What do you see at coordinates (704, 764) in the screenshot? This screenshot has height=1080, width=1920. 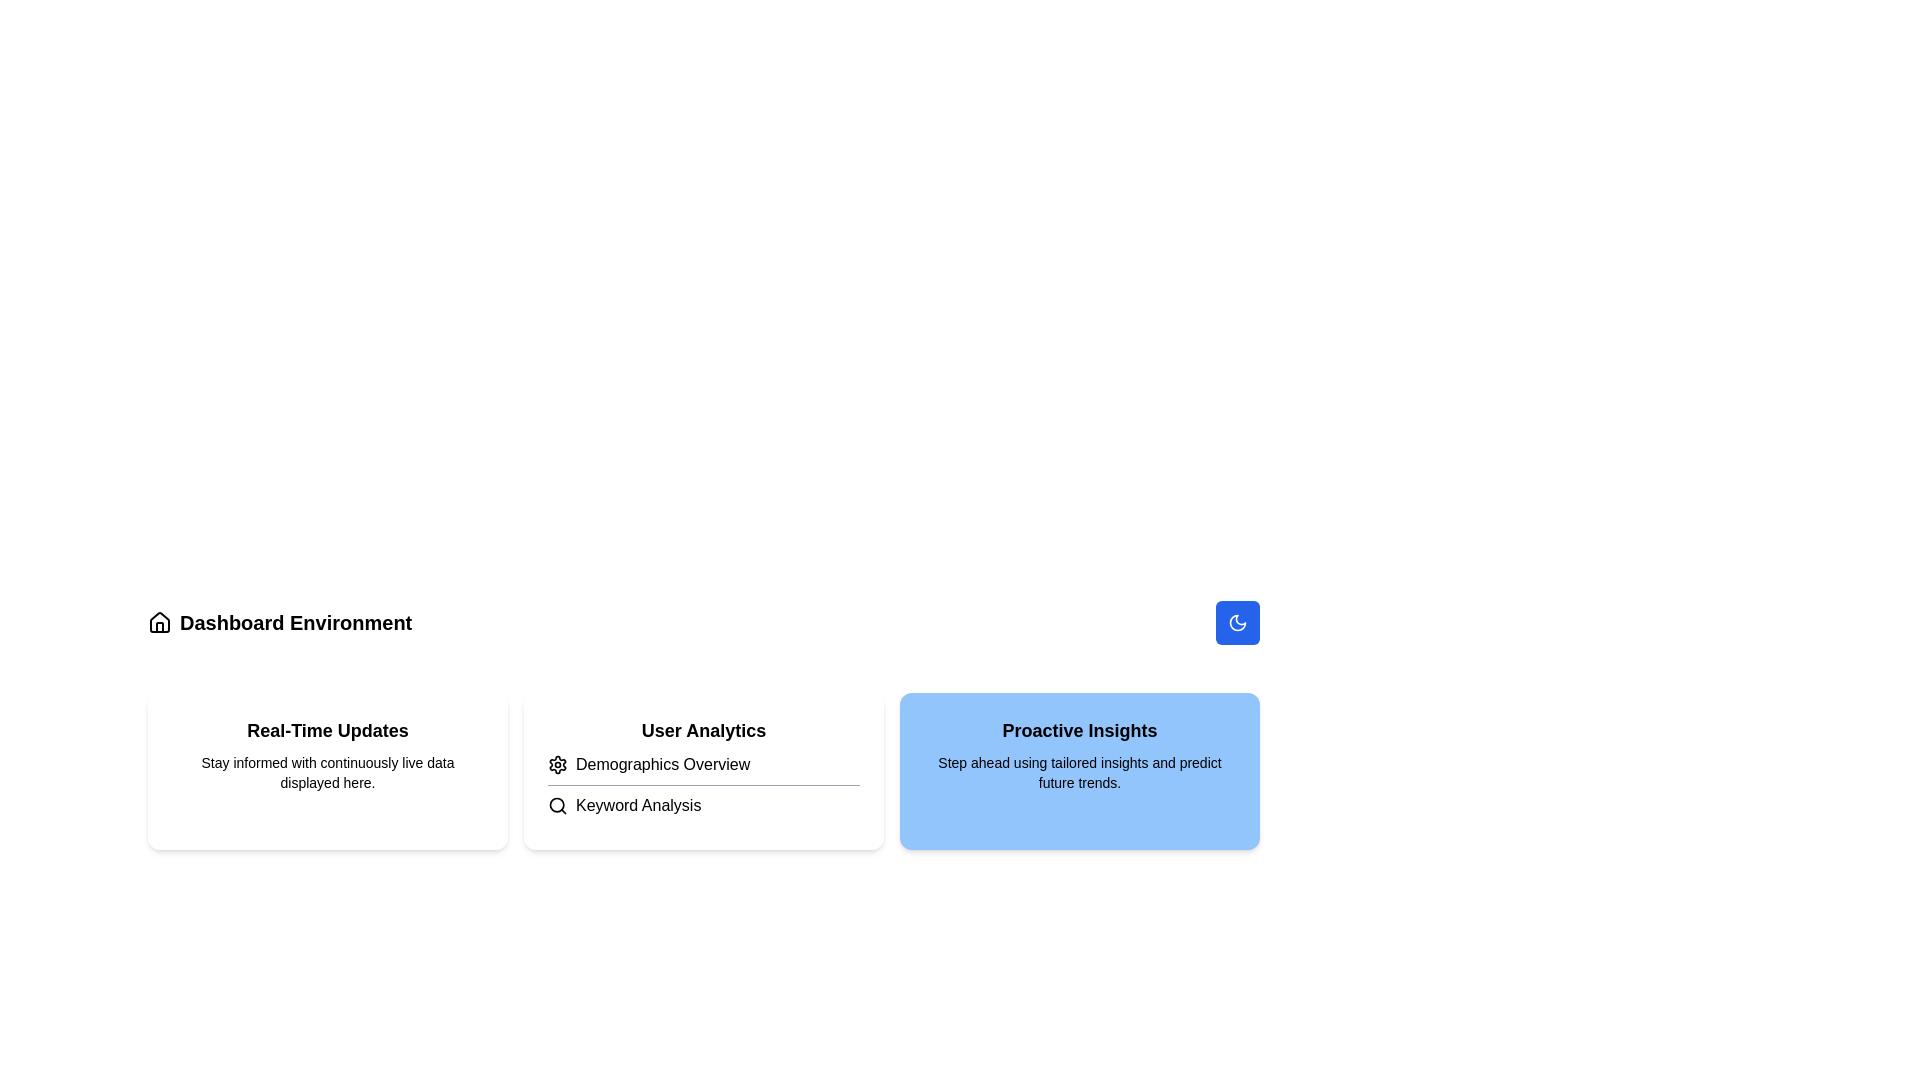 I see `the Text Label with Icon that leads to the demographic data analysis section, located in the User Analytics vertical list beneath Real-Time Updates and to the left of Proactive Insights` at bounding box center [704, 764].